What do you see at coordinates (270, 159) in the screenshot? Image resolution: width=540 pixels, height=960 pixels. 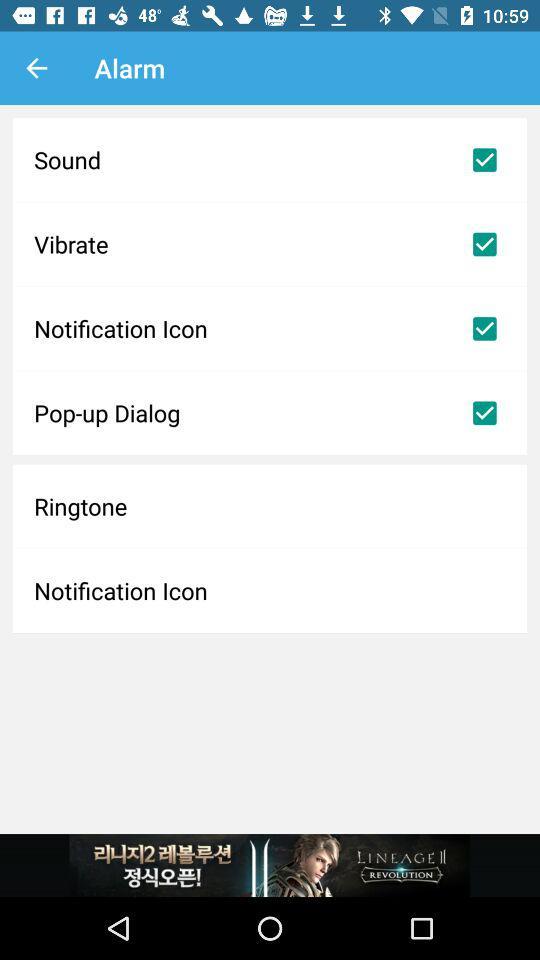 I see `the sound item` at bounding box center [270, 159].